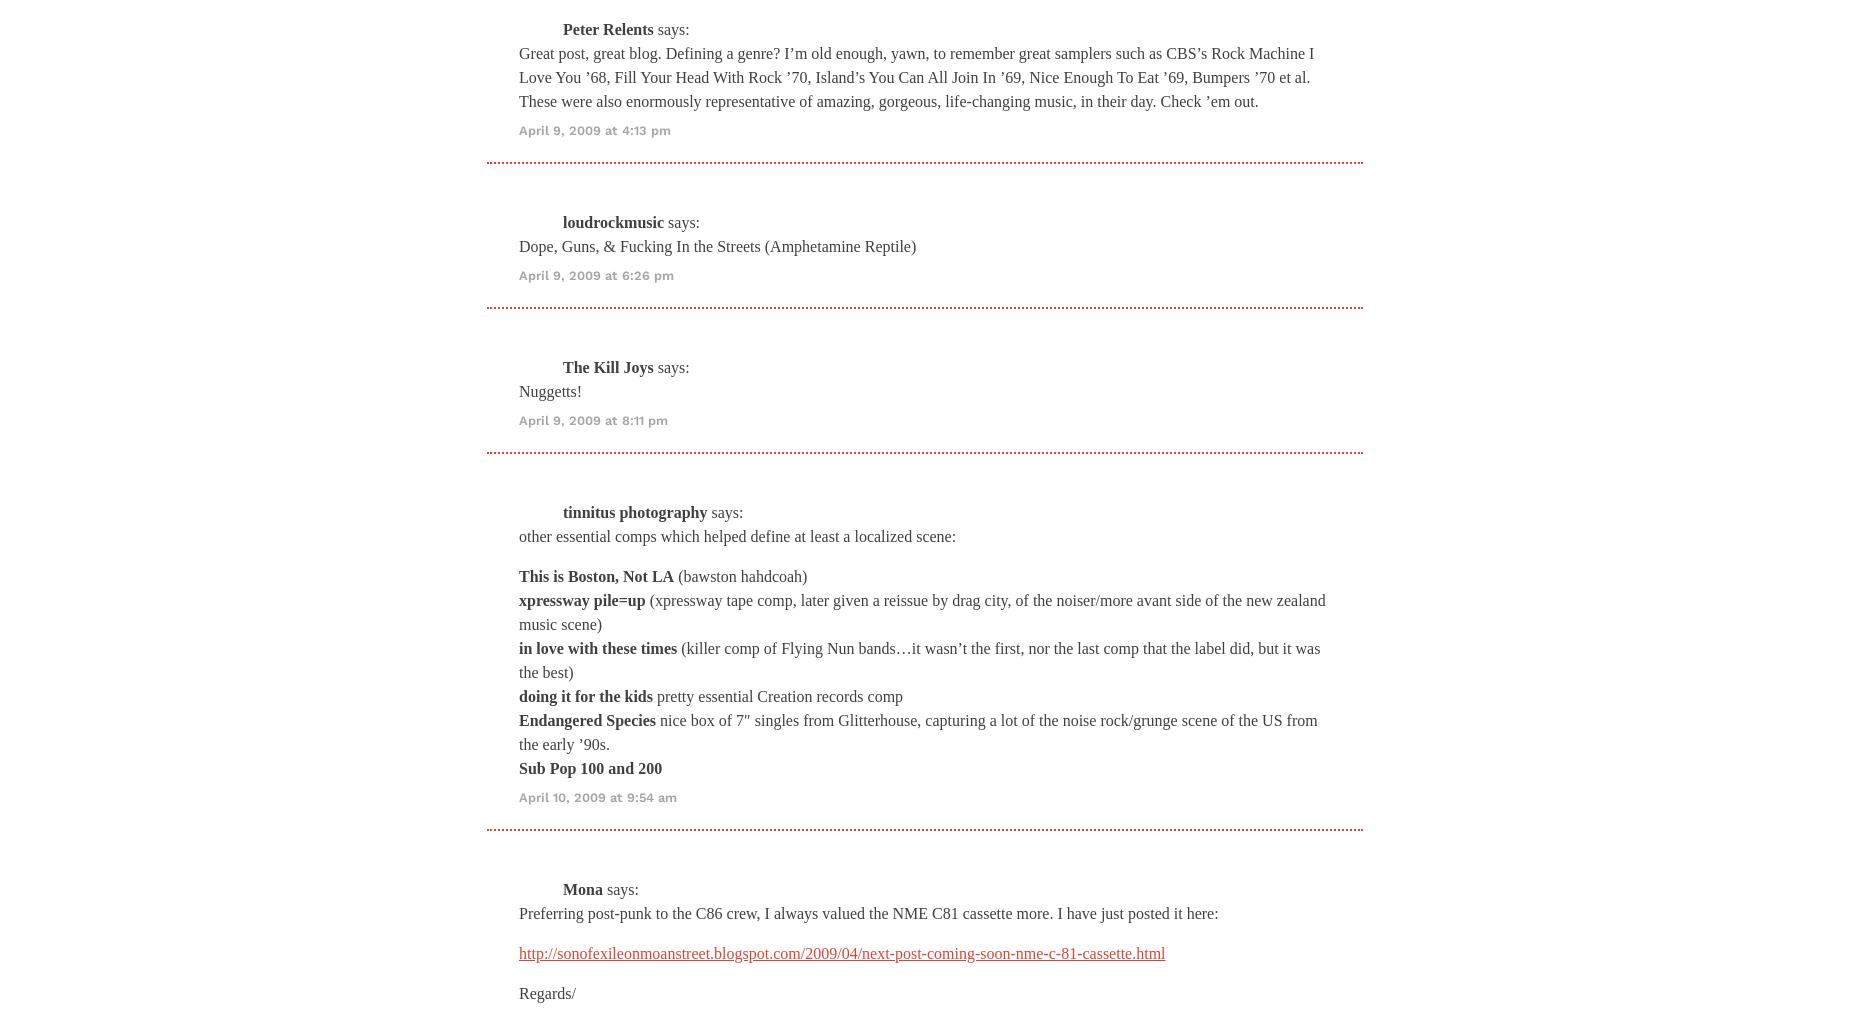 The height and width of the screenshot is (1014, 1850). Describe the element at coordinates (841, 952) in the screenshot. I see `'http://sonofexileonmoanstreet.blogspot.com/2009/04/next-post-coming-soon-nme-c-81-cassette.html'` at that location.